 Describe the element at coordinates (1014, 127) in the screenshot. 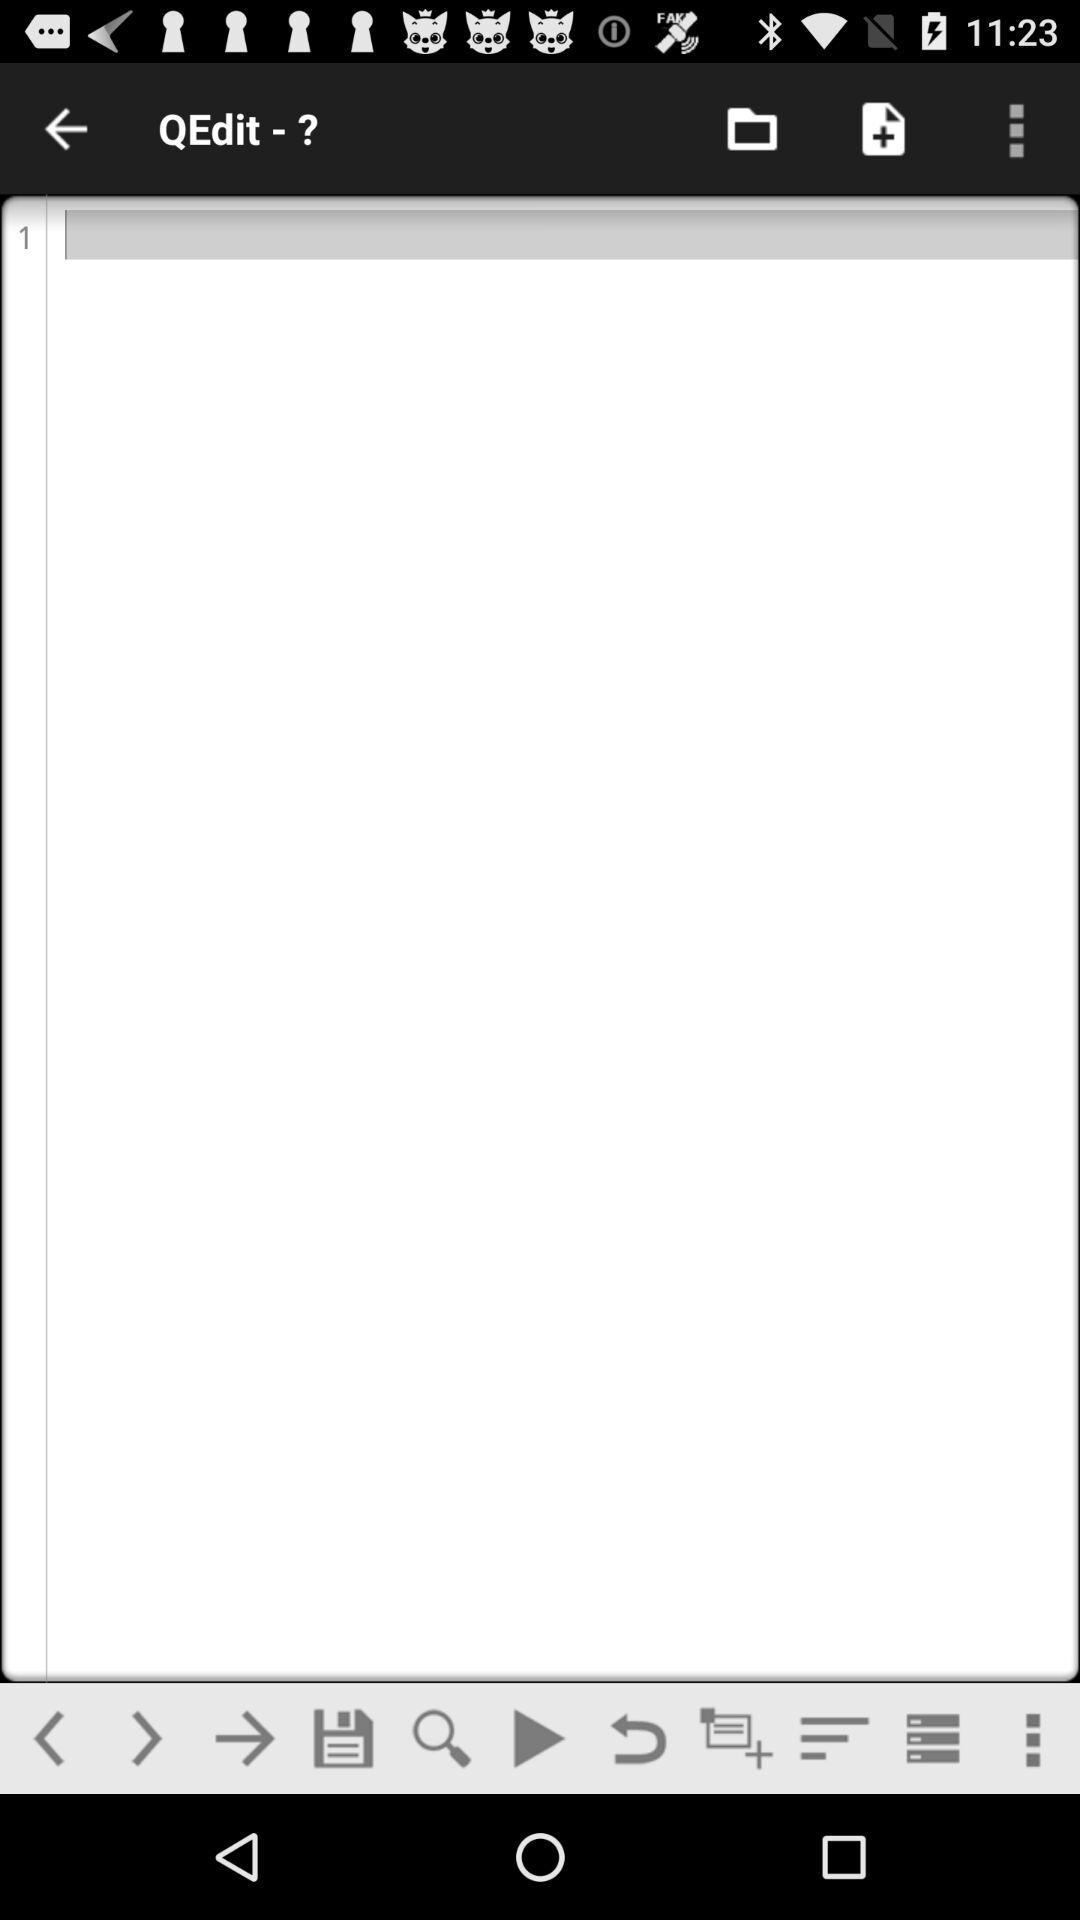

I see `display menu` at that location.